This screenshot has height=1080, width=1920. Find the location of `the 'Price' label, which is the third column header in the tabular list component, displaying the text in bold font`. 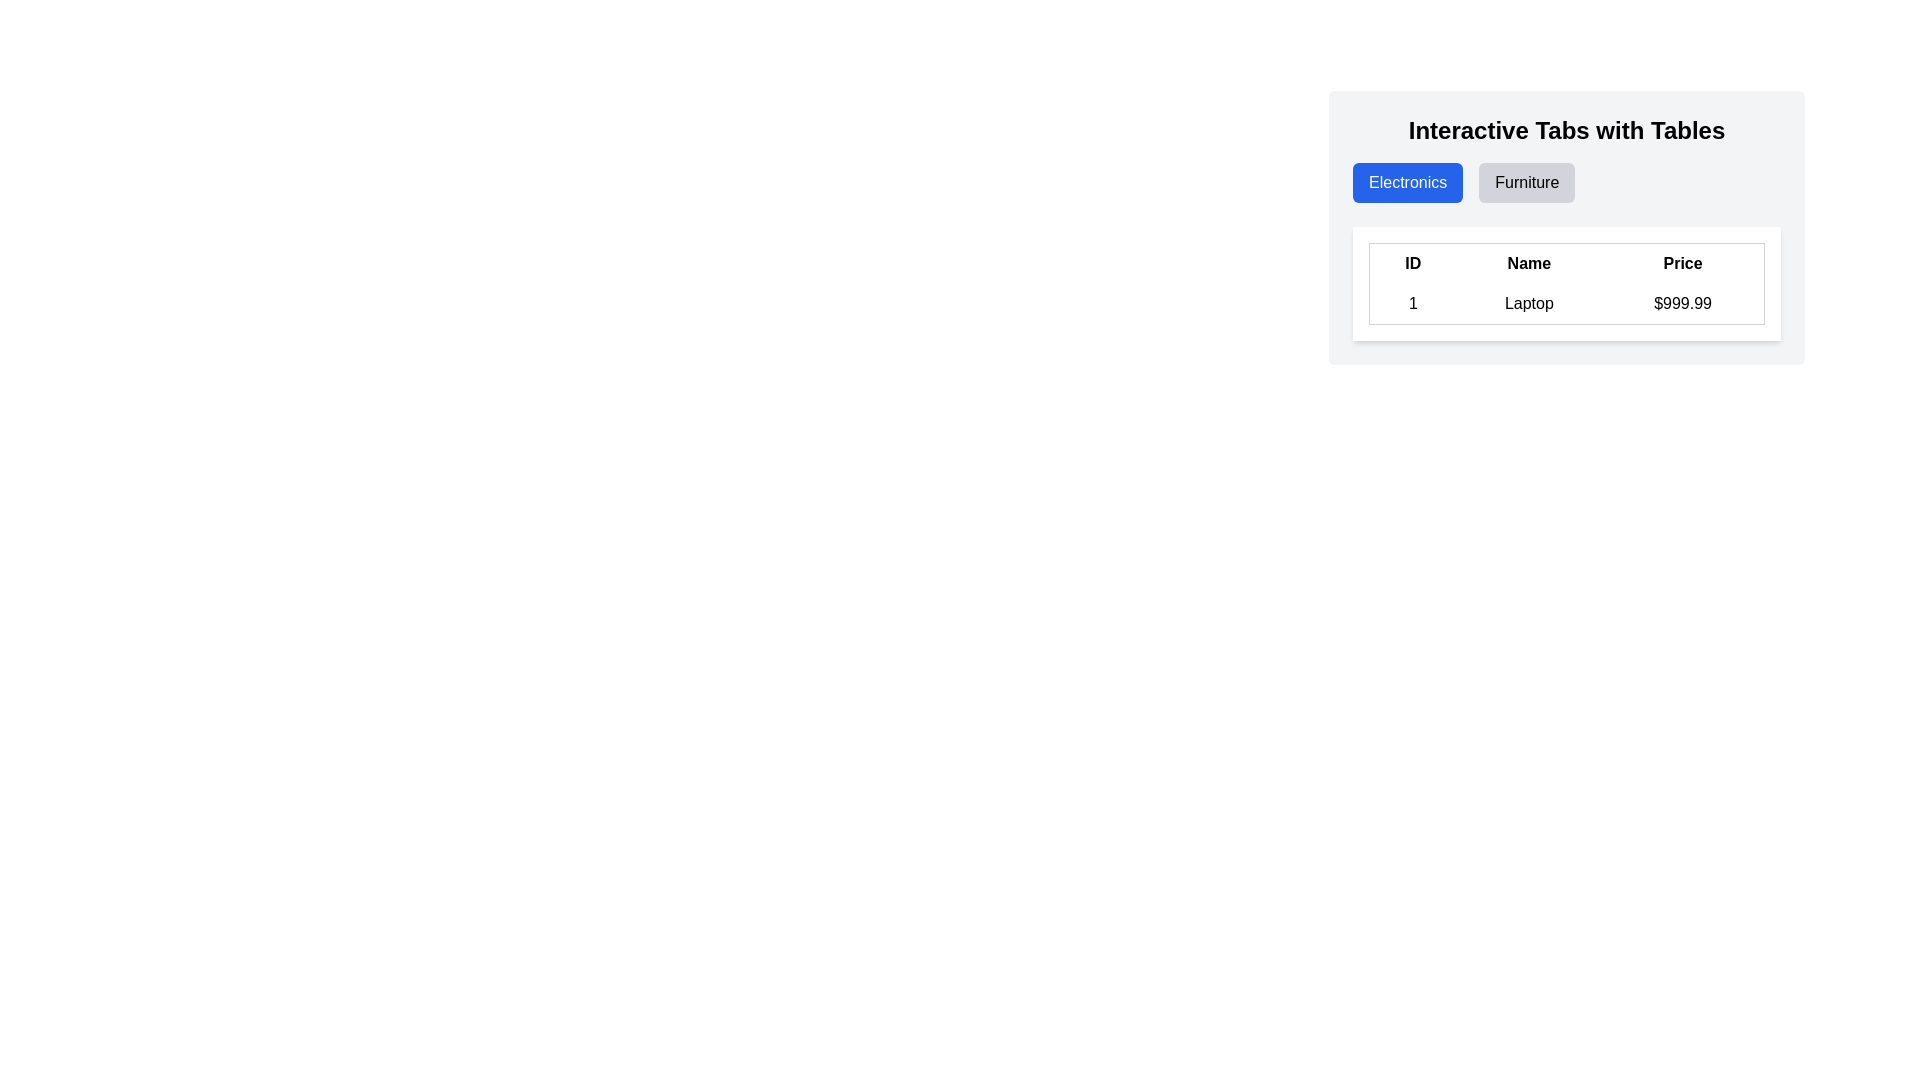

the 'Price' label, which is the third column header in the tabular list component, displaying the text in bold font is located at coordinates (1682, 262).